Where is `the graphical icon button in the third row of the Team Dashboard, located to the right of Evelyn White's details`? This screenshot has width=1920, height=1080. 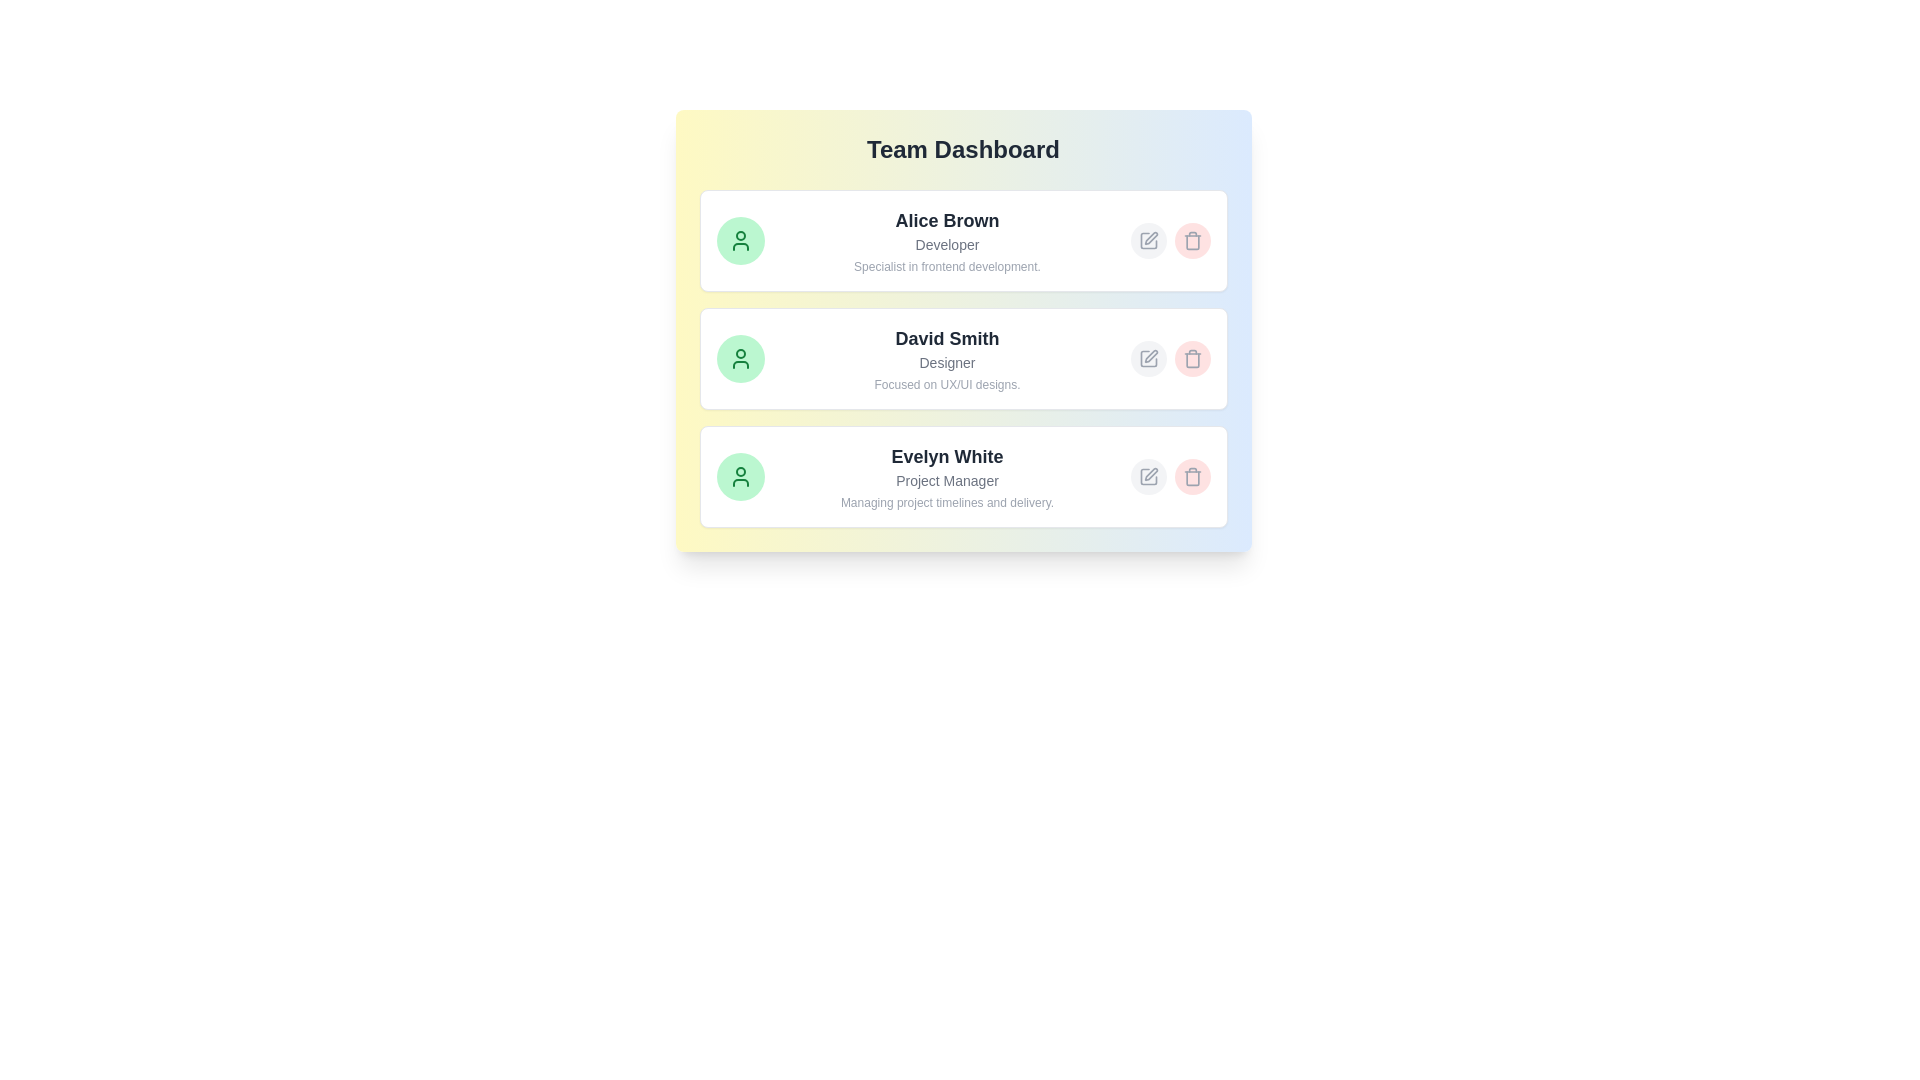 the graphical icon button in the third row of the Team Dashboard, located to the right of Evelyn White's details is located at coordinates (1151, 474).